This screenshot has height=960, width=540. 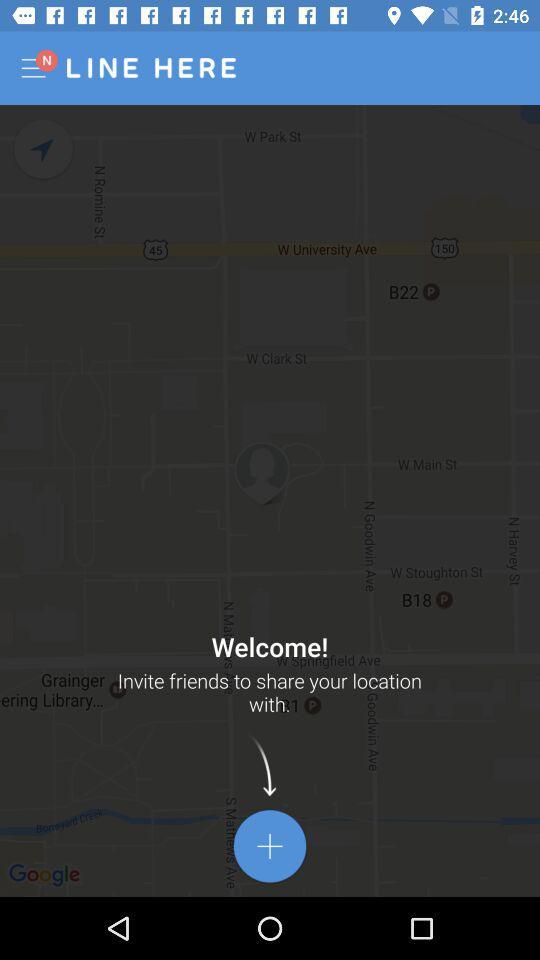 I want to click on the item at the center, so click(x=270, y=500).